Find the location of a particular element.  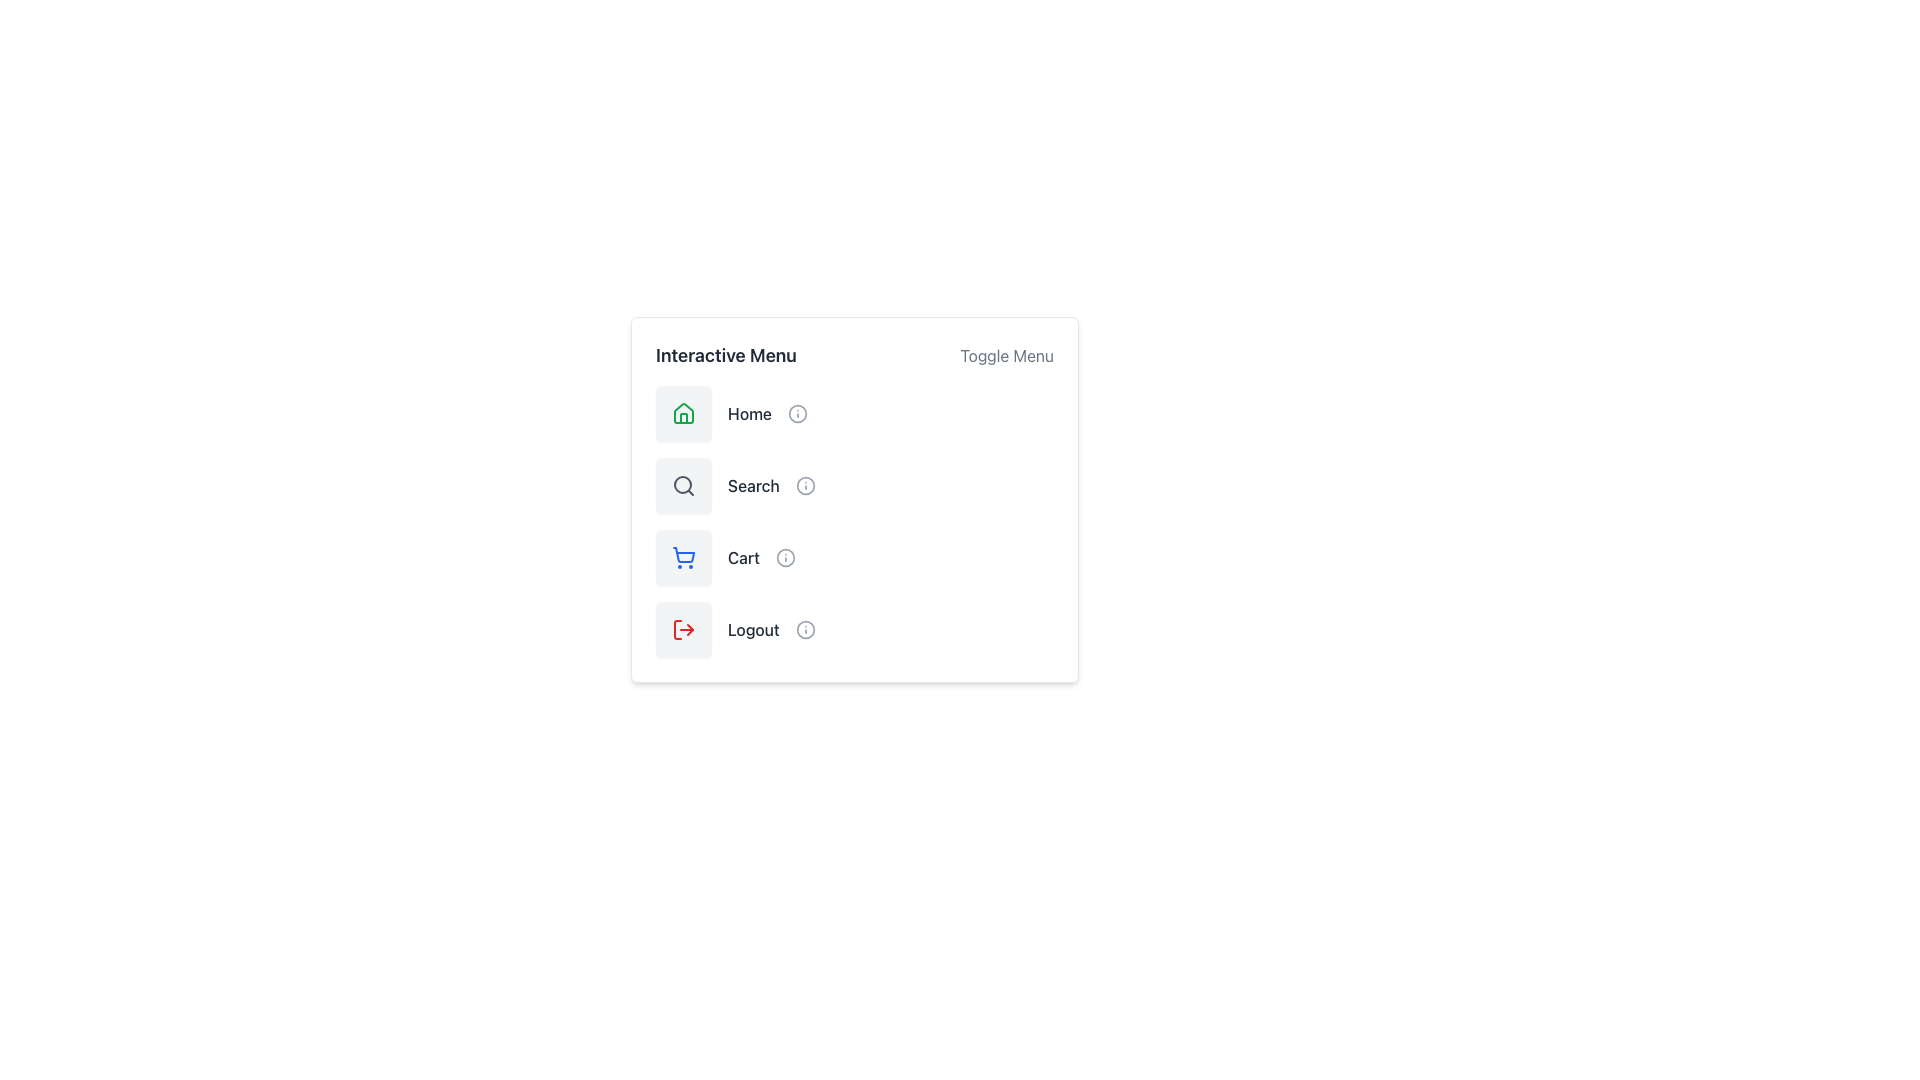

the 'Home' button located at the top of the 'Interactive Menu' panel, which serves as an indicator to redirect the user to the homepage is located at coordinates (684, 412).